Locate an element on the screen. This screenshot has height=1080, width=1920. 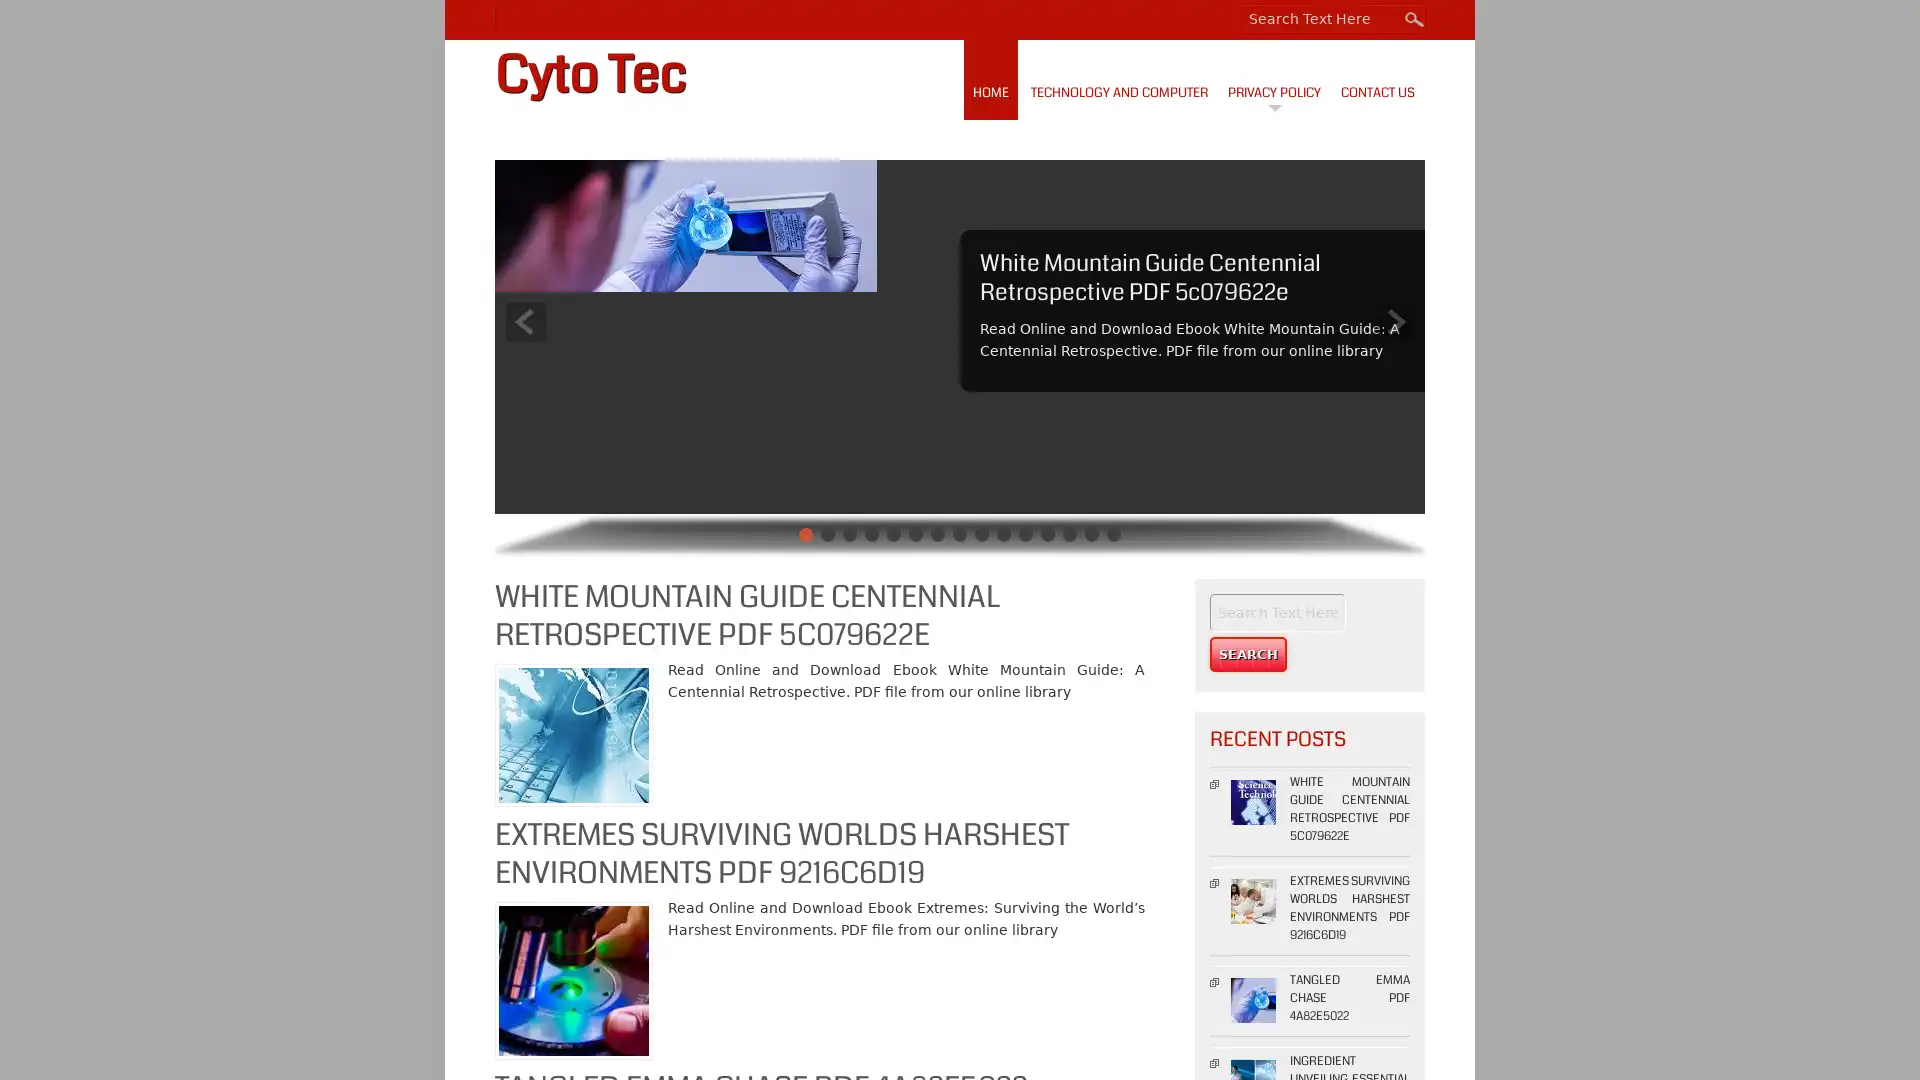
Search is located at coordinates (1247, 654).